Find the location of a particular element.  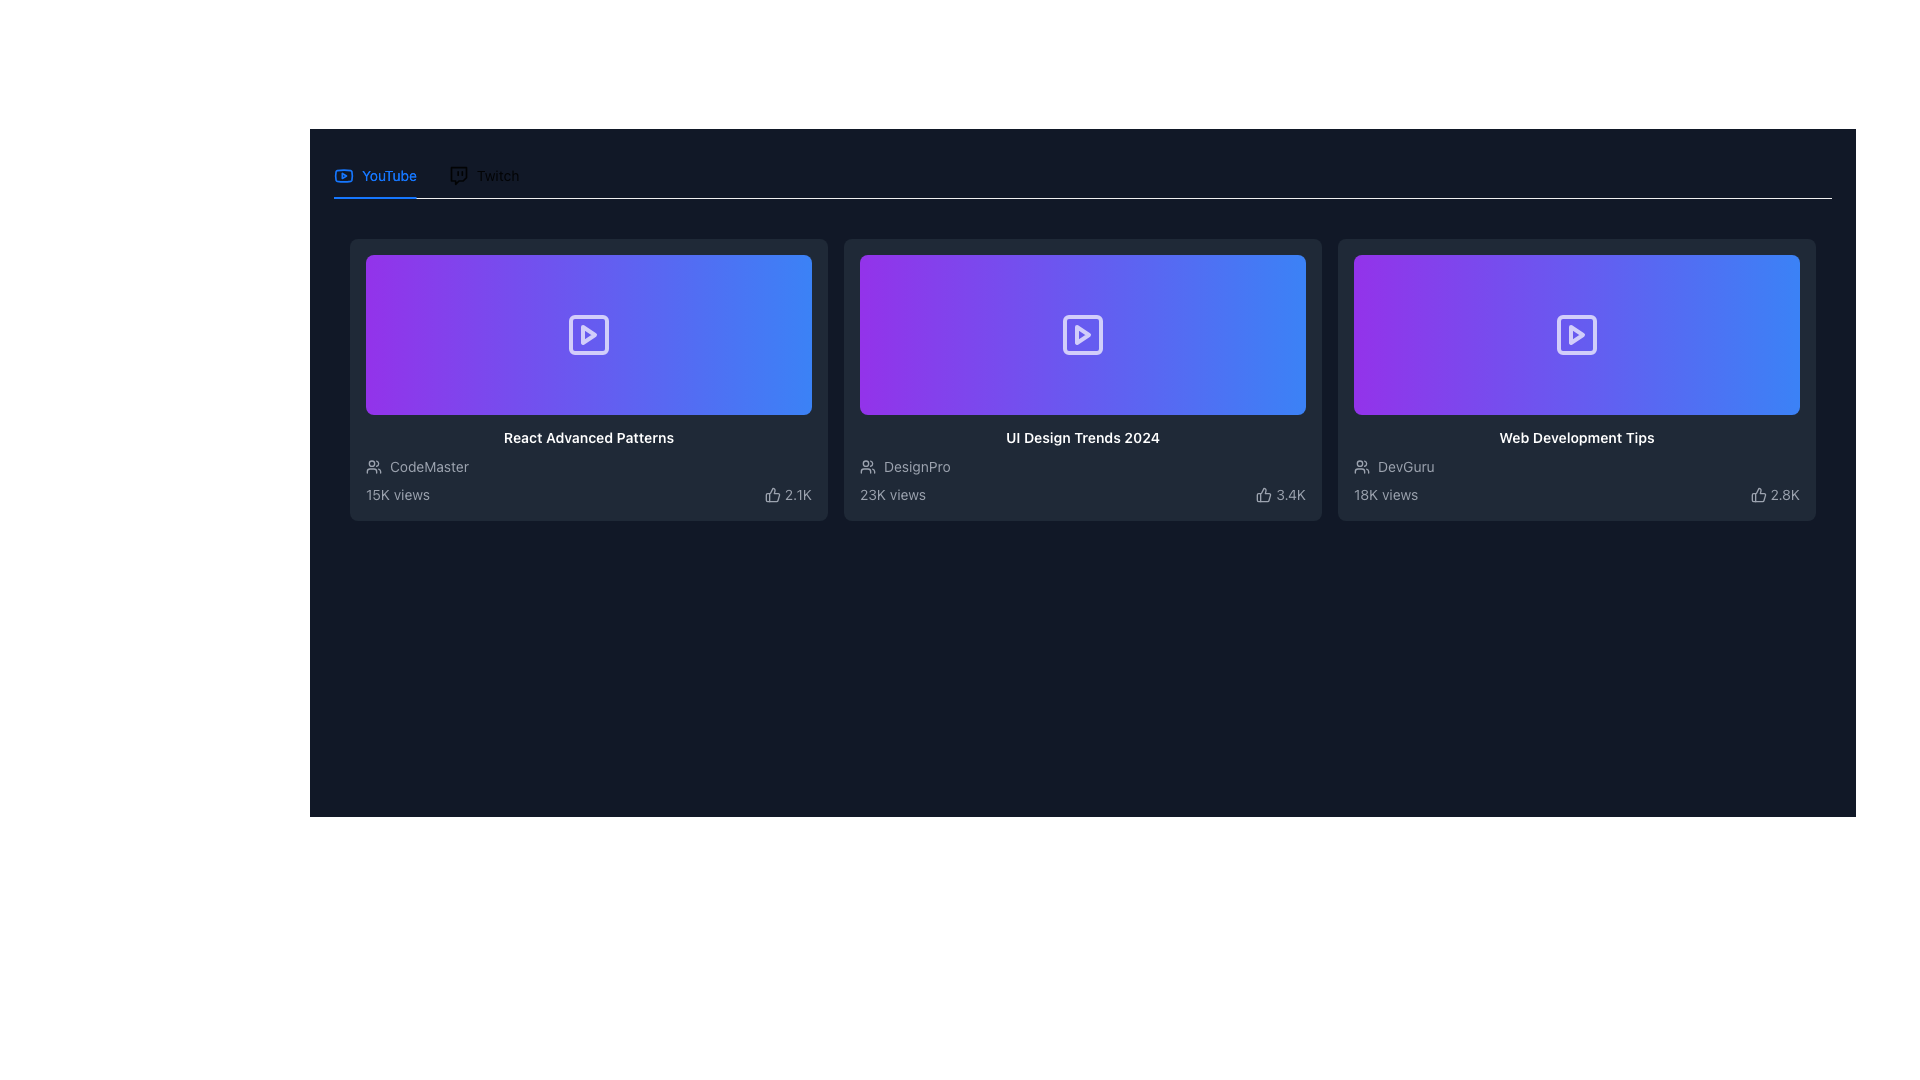

the informational bar displaying the view and like counts for the content titled 'UI Design Trends 2024', located near the bottom of the middle card in a grid layout is located at coordinates (1082, 494).